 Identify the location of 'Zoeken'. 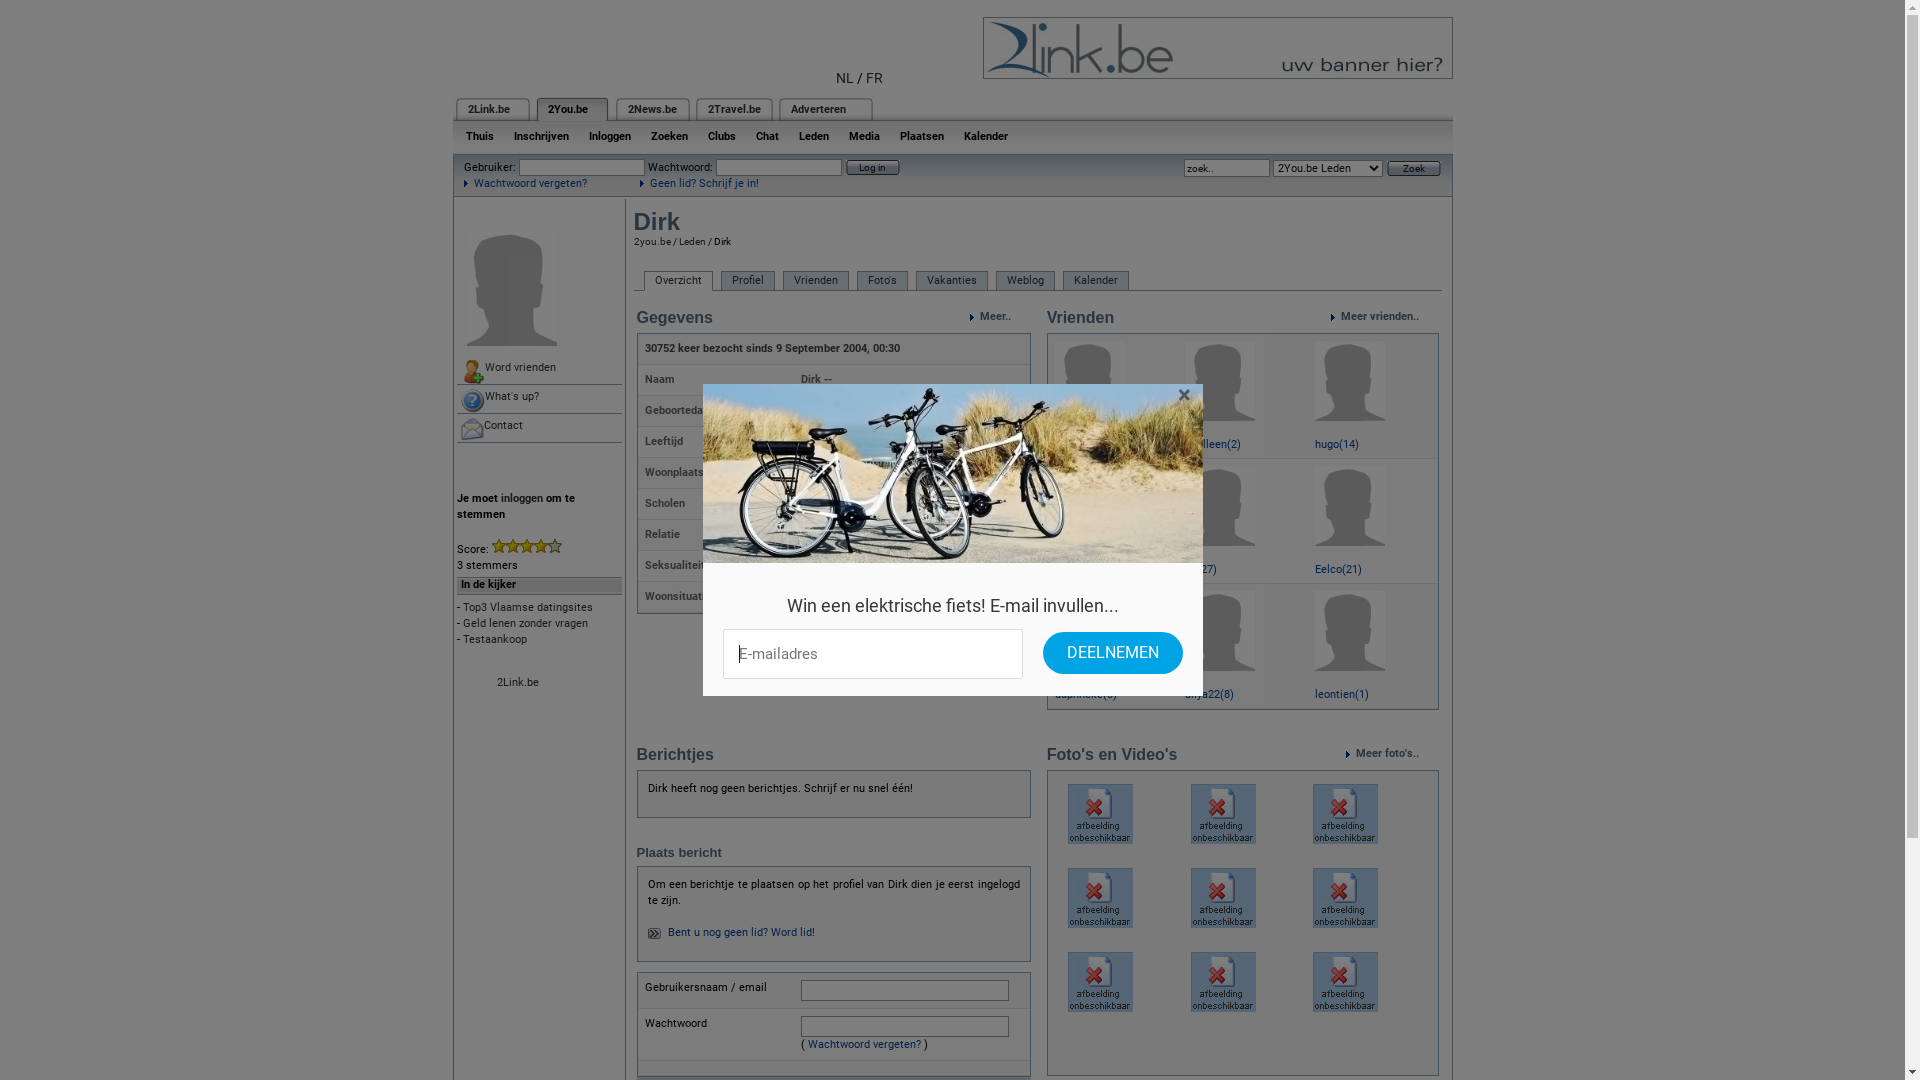
(638, 135).